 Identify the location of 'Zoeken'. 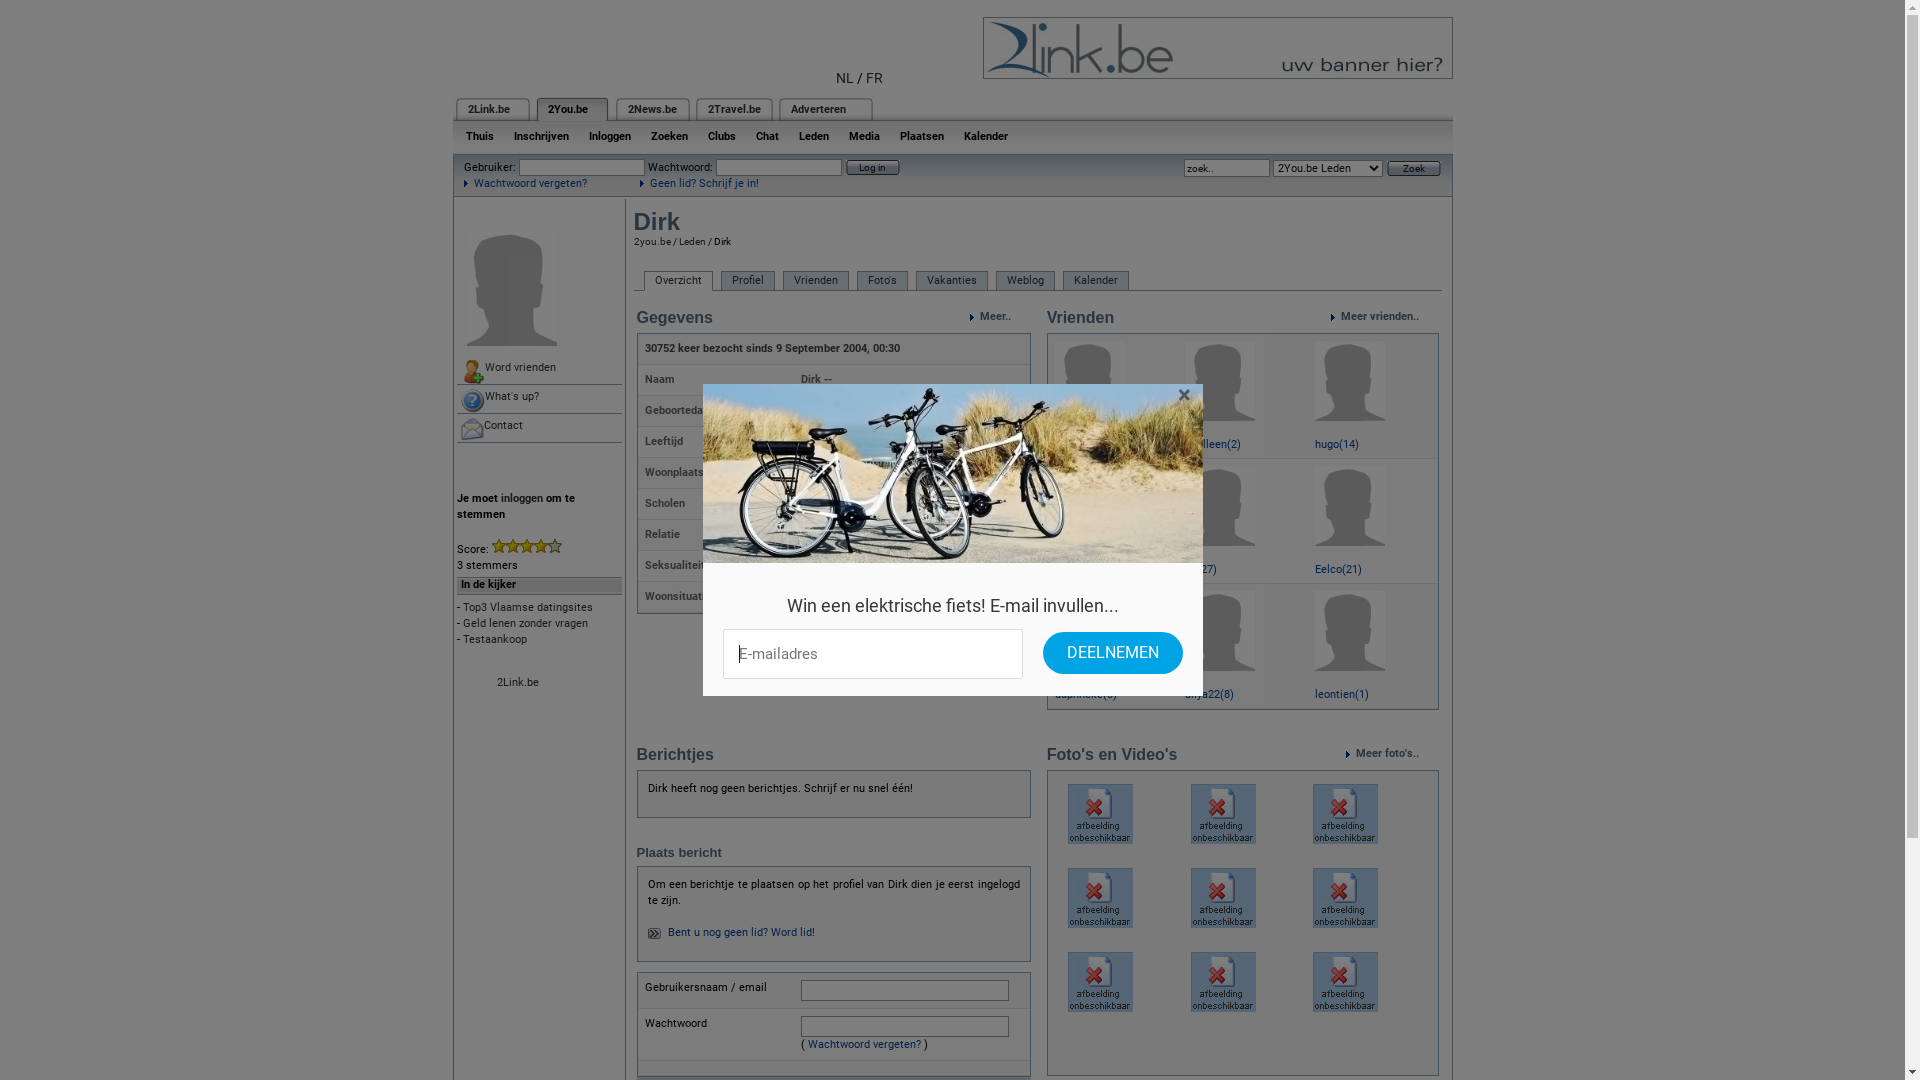
(638, 135).